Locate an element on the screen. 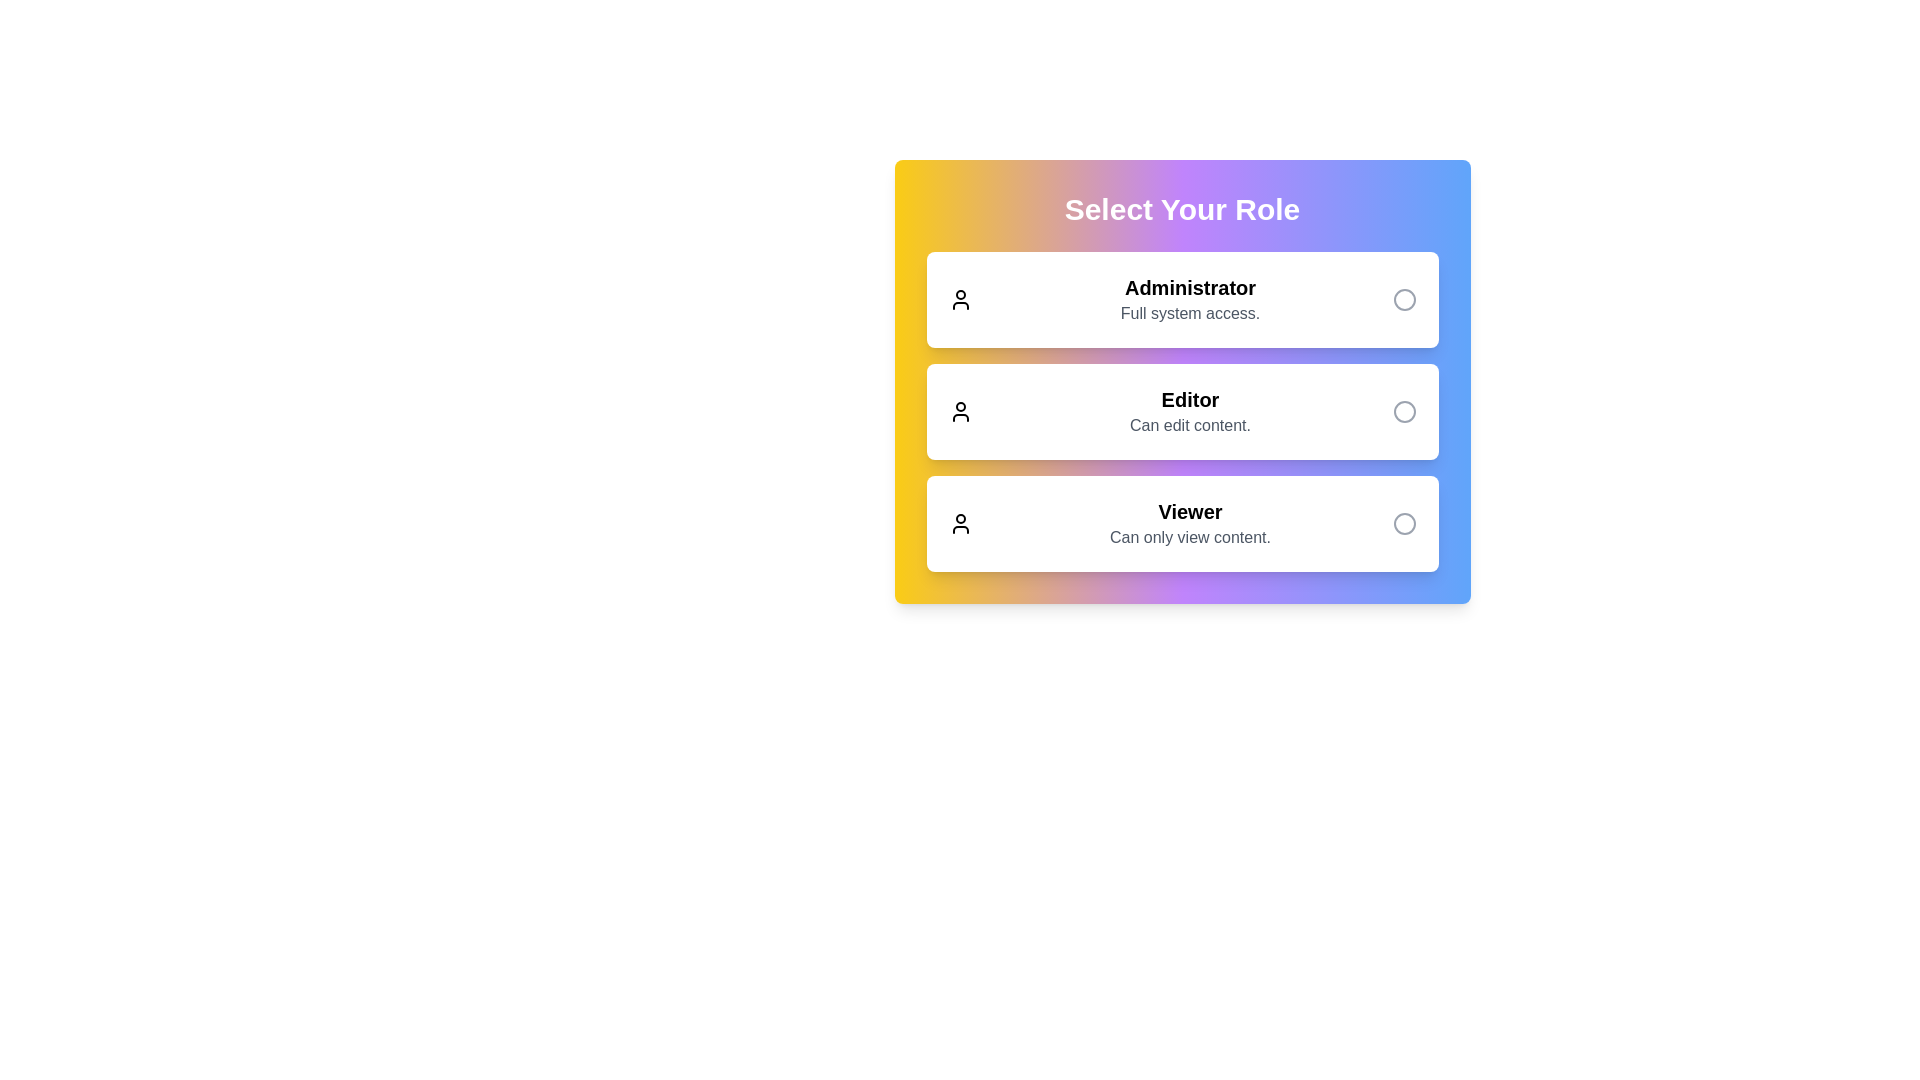  the unselected radio button located at the far right of the 'Administrator' card, adjacent to the text 'Administrator Full system access.' is located at coordinates (1403, 300).